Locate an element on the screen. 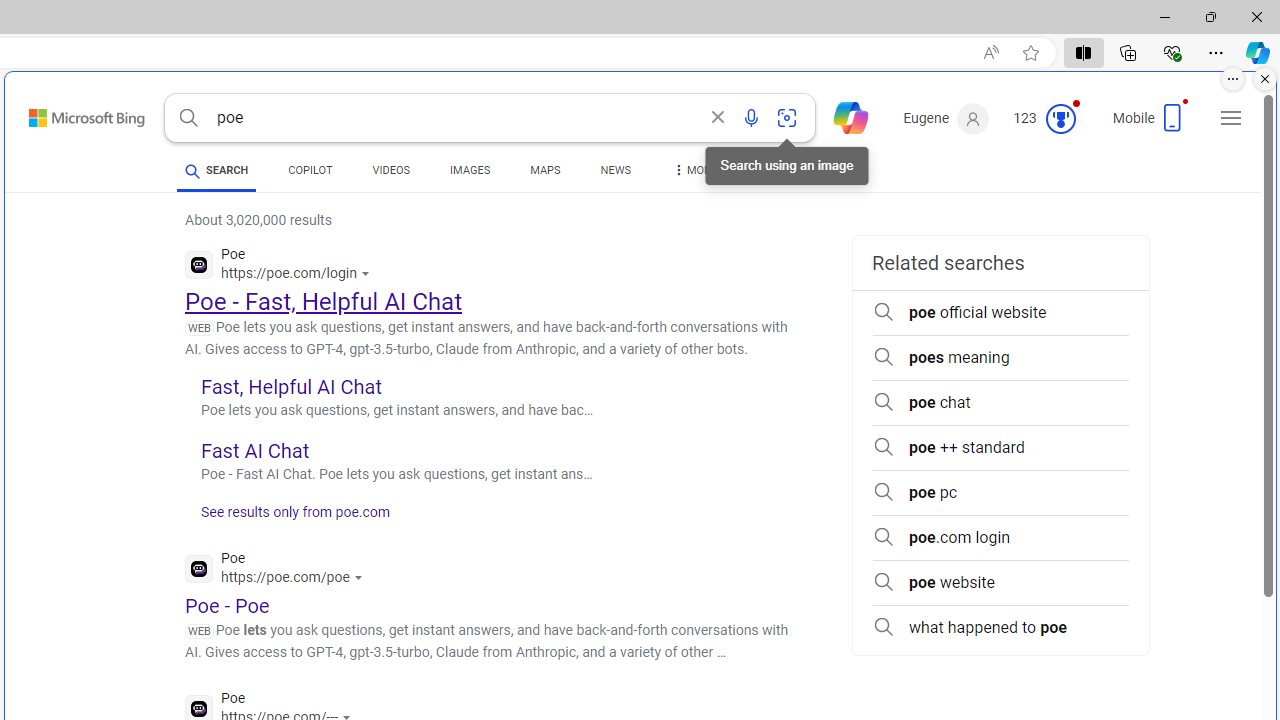 This screenshot has width=1280, height=720. 'poe chat' is located at coordinates (1000, 402).